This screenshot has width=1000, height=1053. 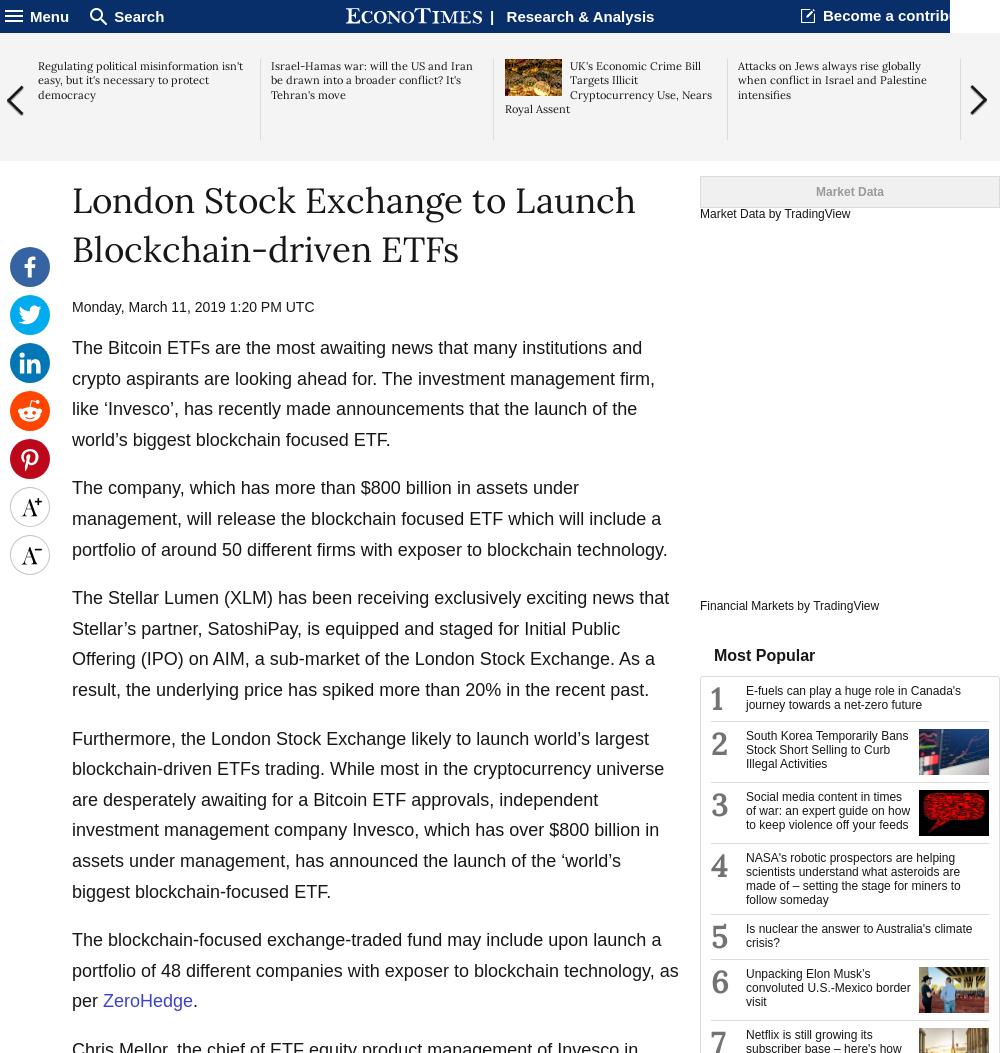 I want to click on 'Social media content in times of war: an expert guide on how to keep violence off your feeds', so click(x=827, y=811).